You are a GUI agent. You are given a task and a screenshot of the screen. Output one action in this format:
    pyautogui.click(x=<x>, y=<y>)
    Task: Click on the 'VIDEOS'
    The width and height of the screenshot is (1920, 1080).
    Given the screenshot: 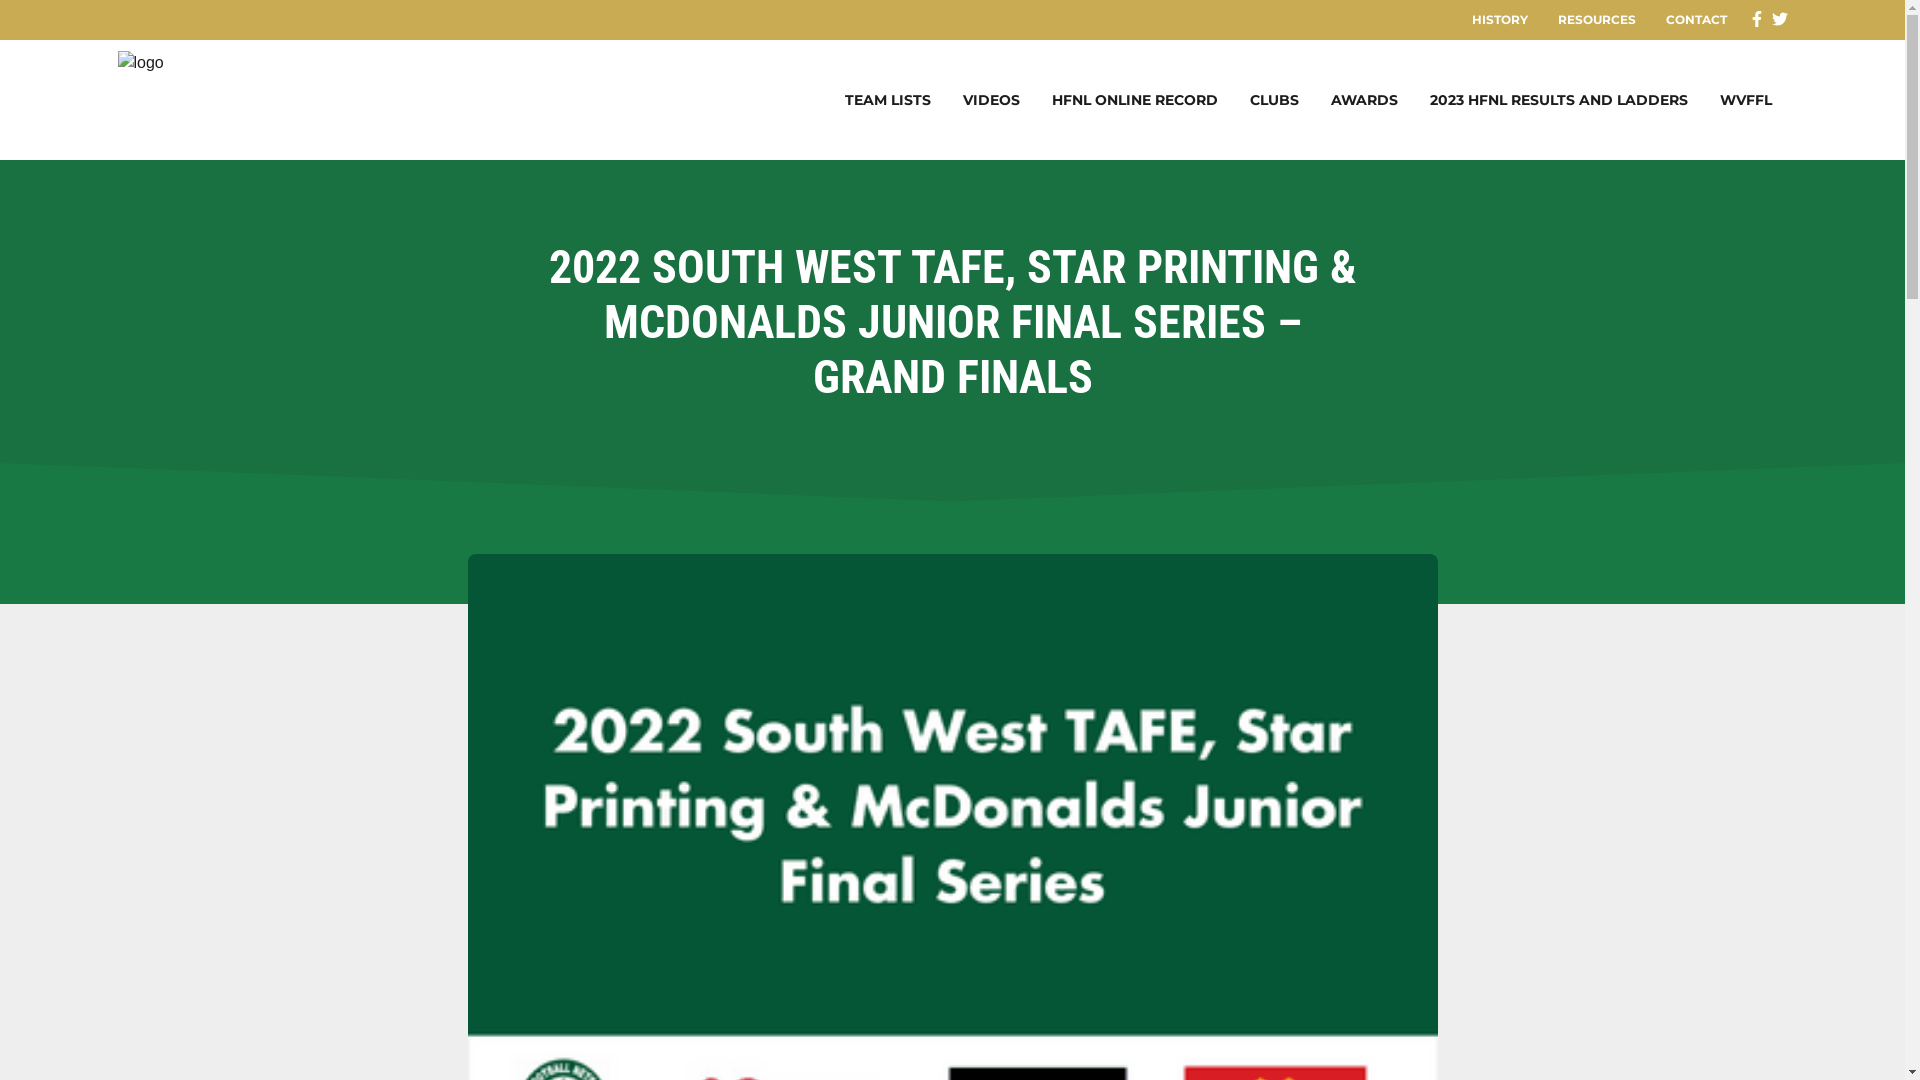 What is the action you would take?
    pyautogui.click(x=944, y=100)
    